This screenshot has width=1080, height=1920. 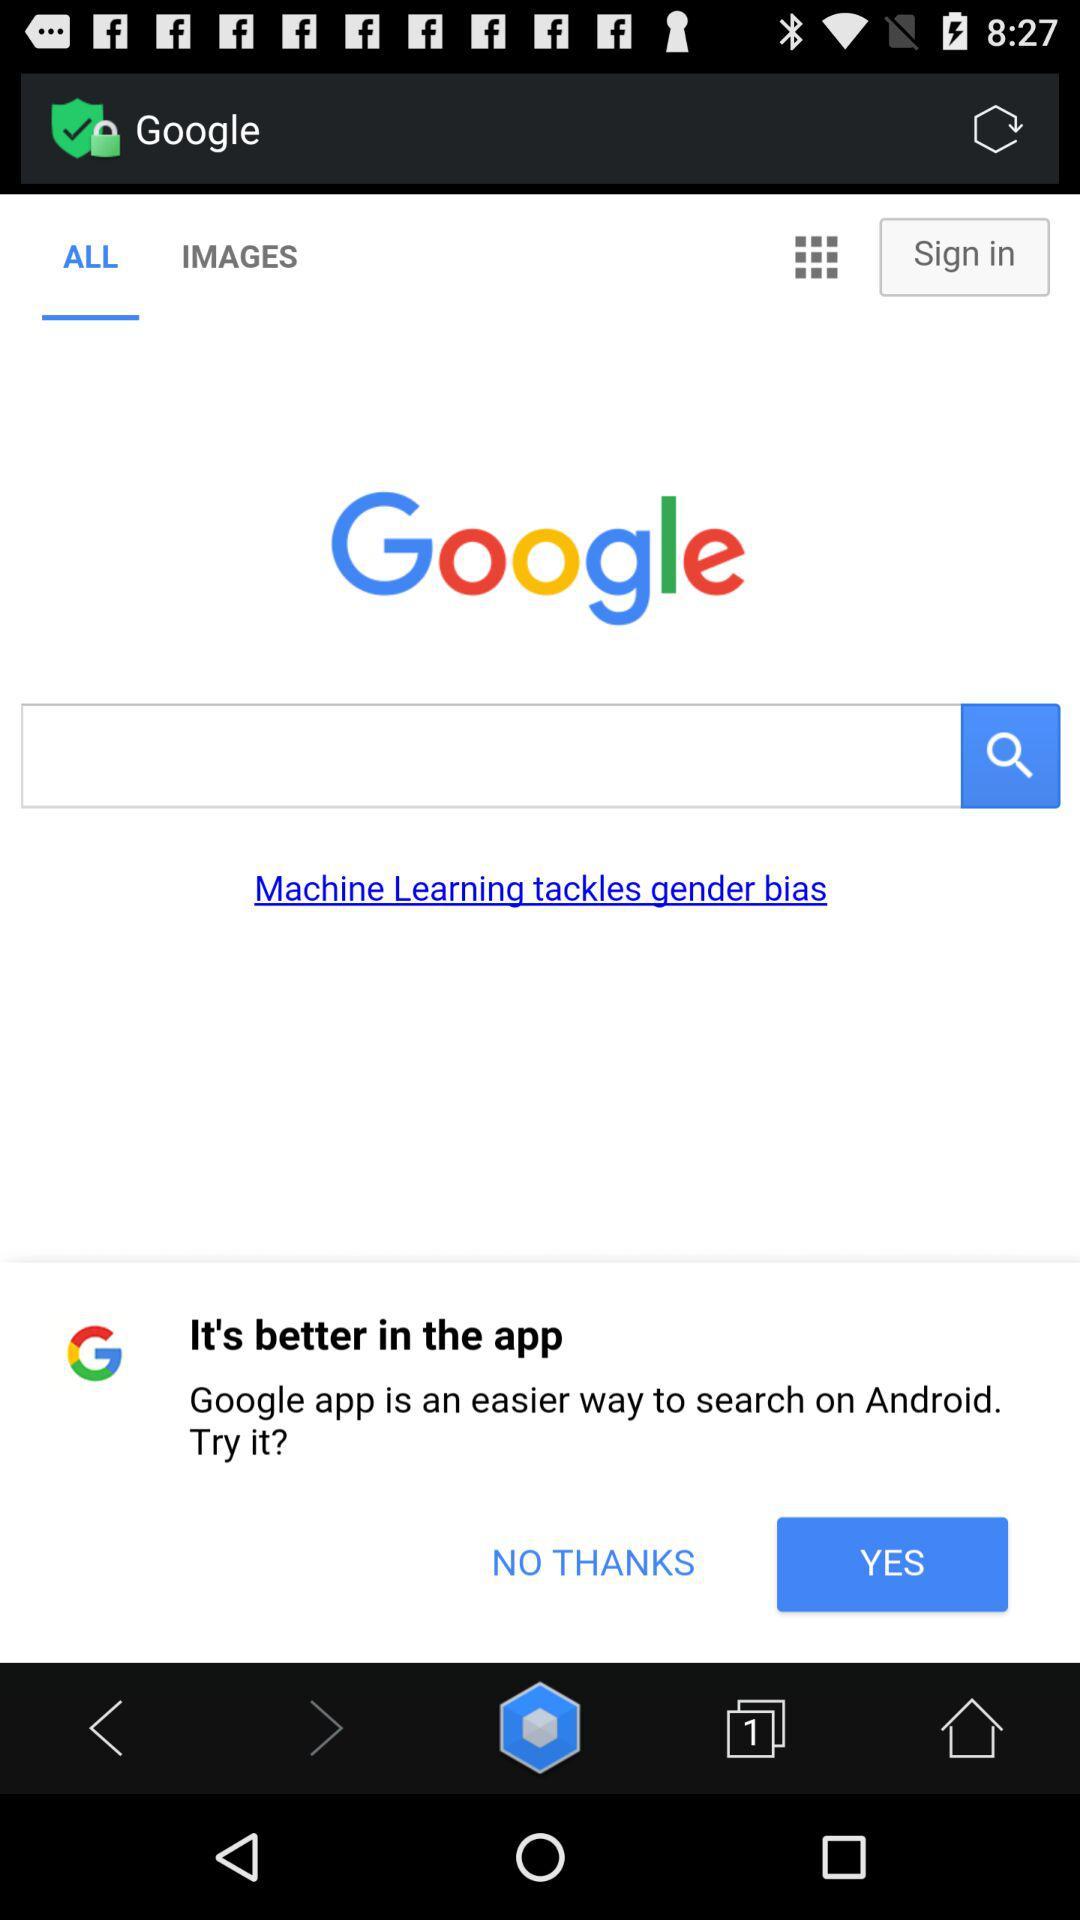 What do you see at coordinates (76, 136) in the screenshot?
I see `the check icon` at bounding box center [76, 136].